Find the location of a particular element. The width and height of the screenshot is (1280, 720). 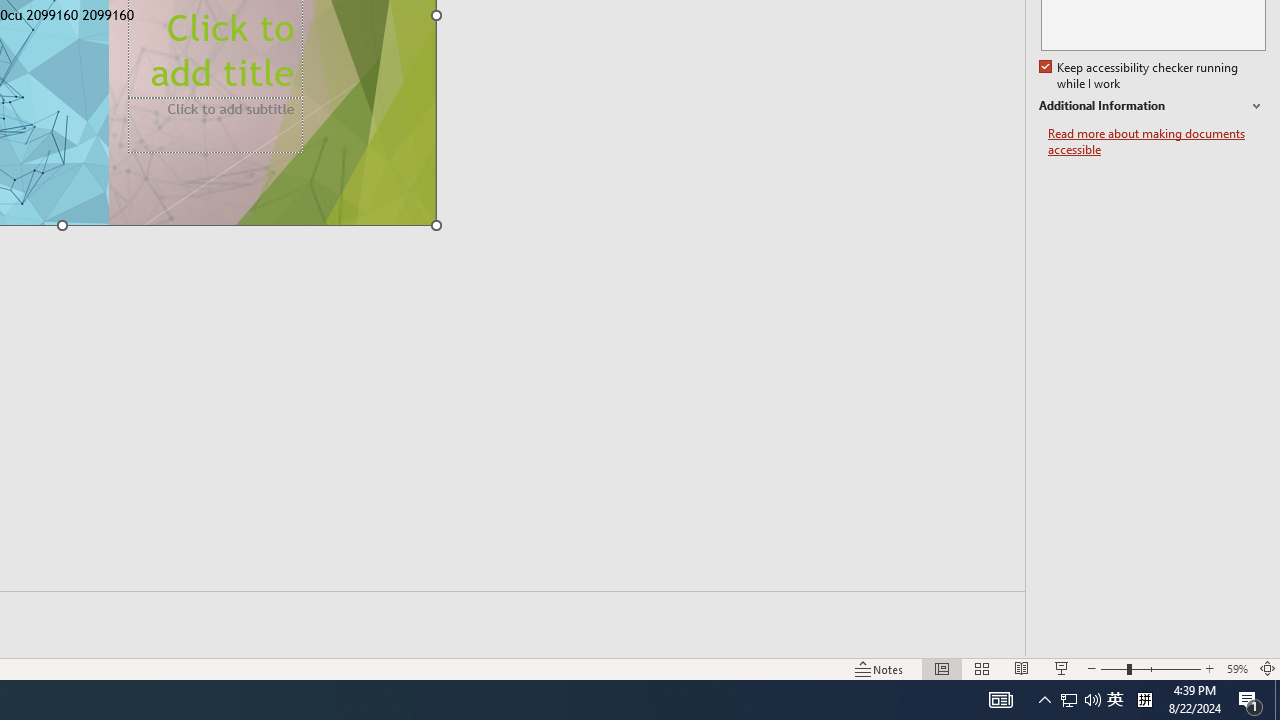

'Zoom 59%' is located at coordinates (1236, 669).